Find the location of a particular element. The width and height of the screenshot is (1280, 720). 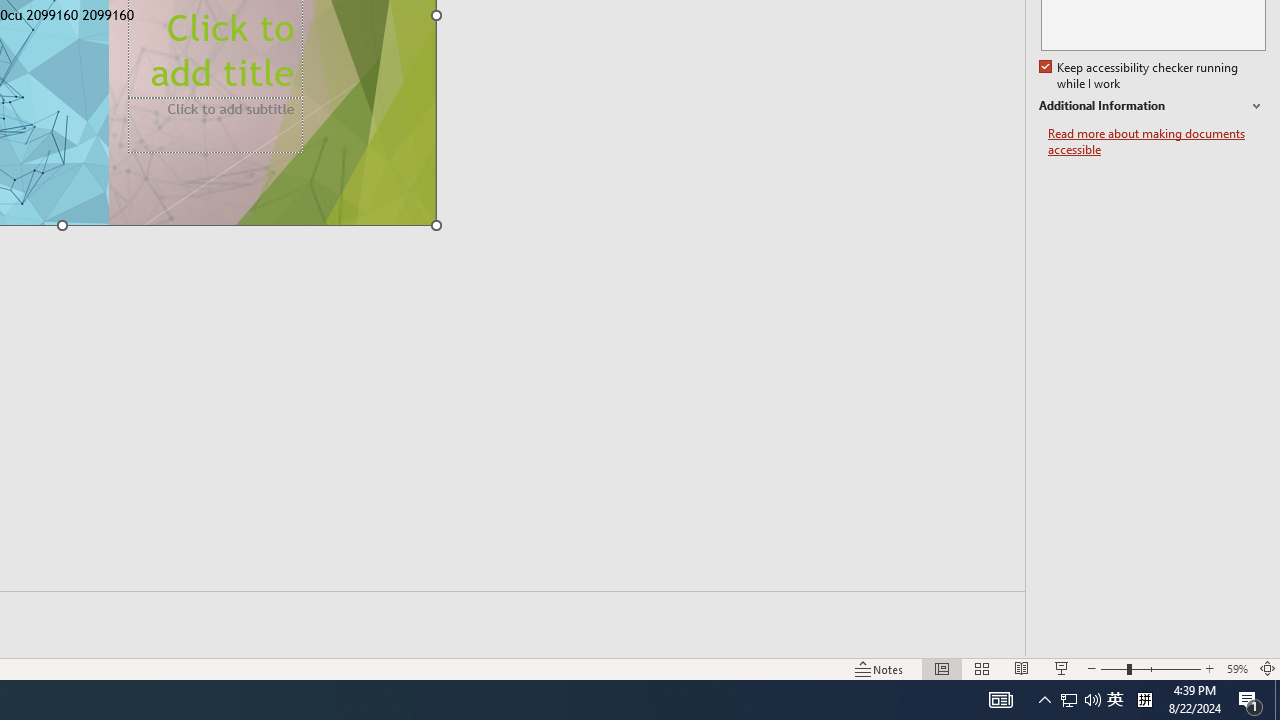

'Zoom 59%' is located at coordinates (1236, 669).